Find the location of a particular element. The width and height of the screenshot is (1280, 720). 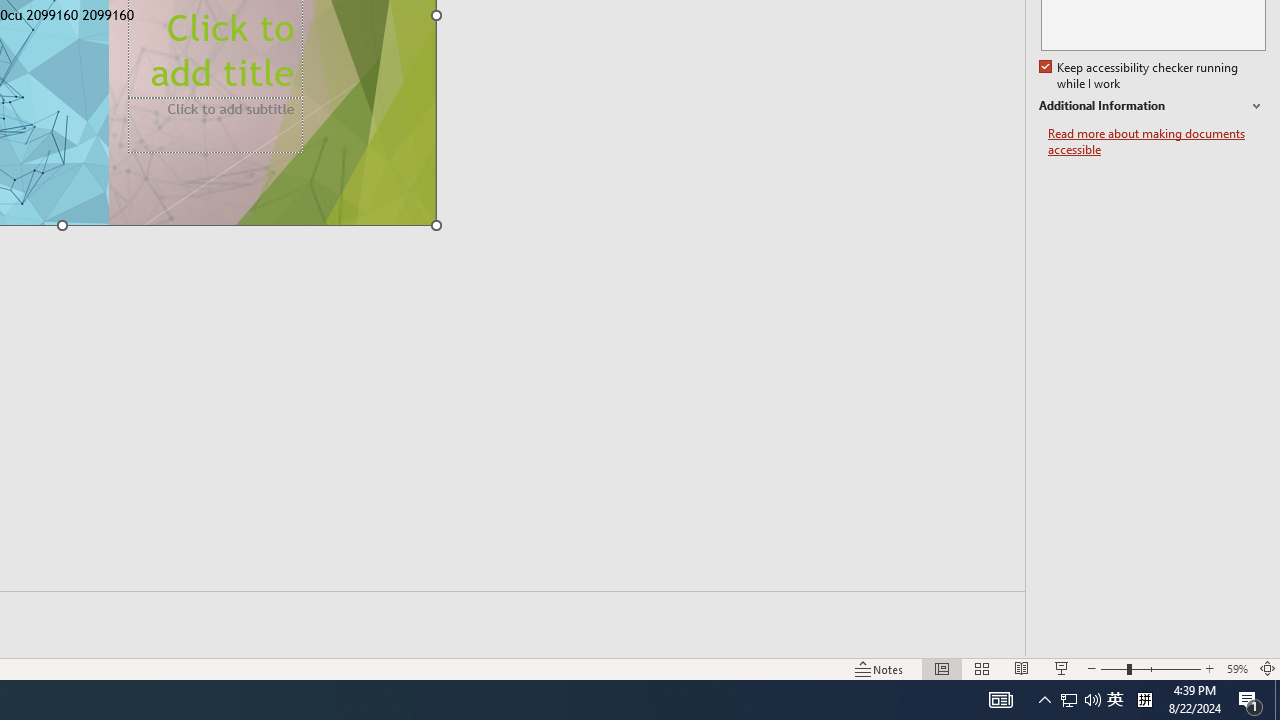

'Zoom 59%' is located at coordinates (1236, 669).